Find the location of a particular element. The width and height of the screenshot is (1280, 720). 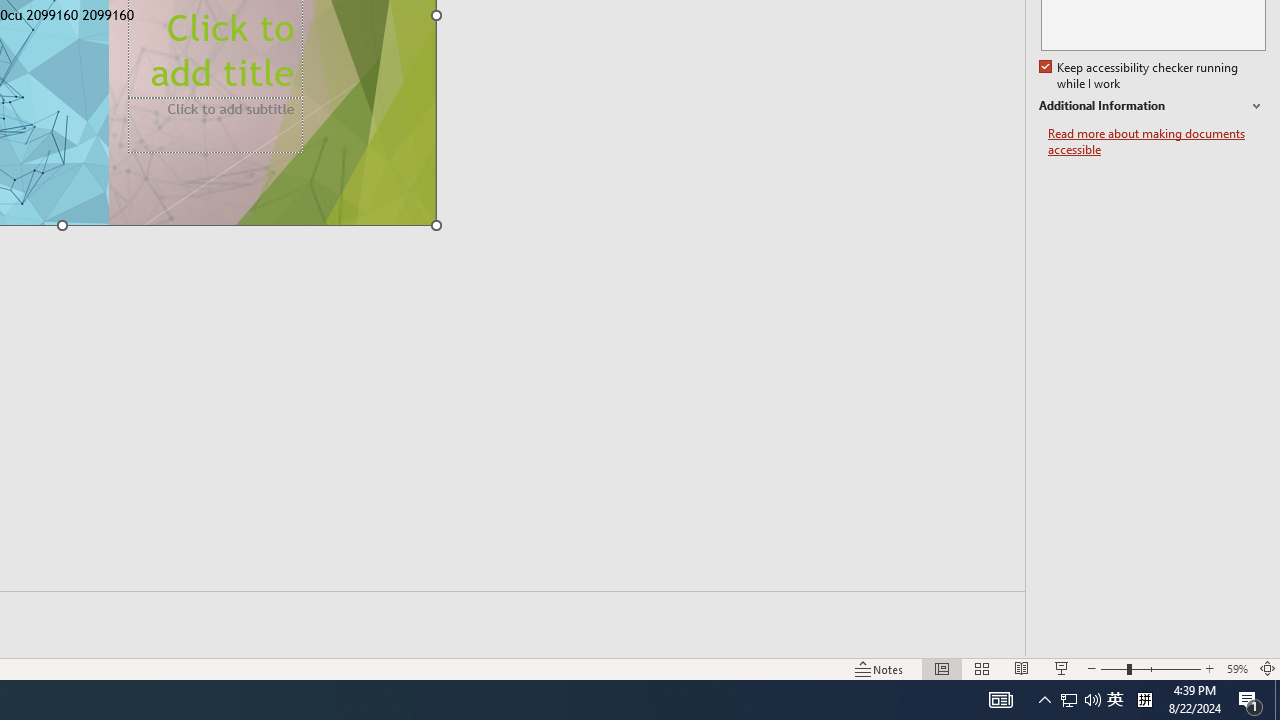

'Zoom 59%' is located at coordinates (1236, 669).